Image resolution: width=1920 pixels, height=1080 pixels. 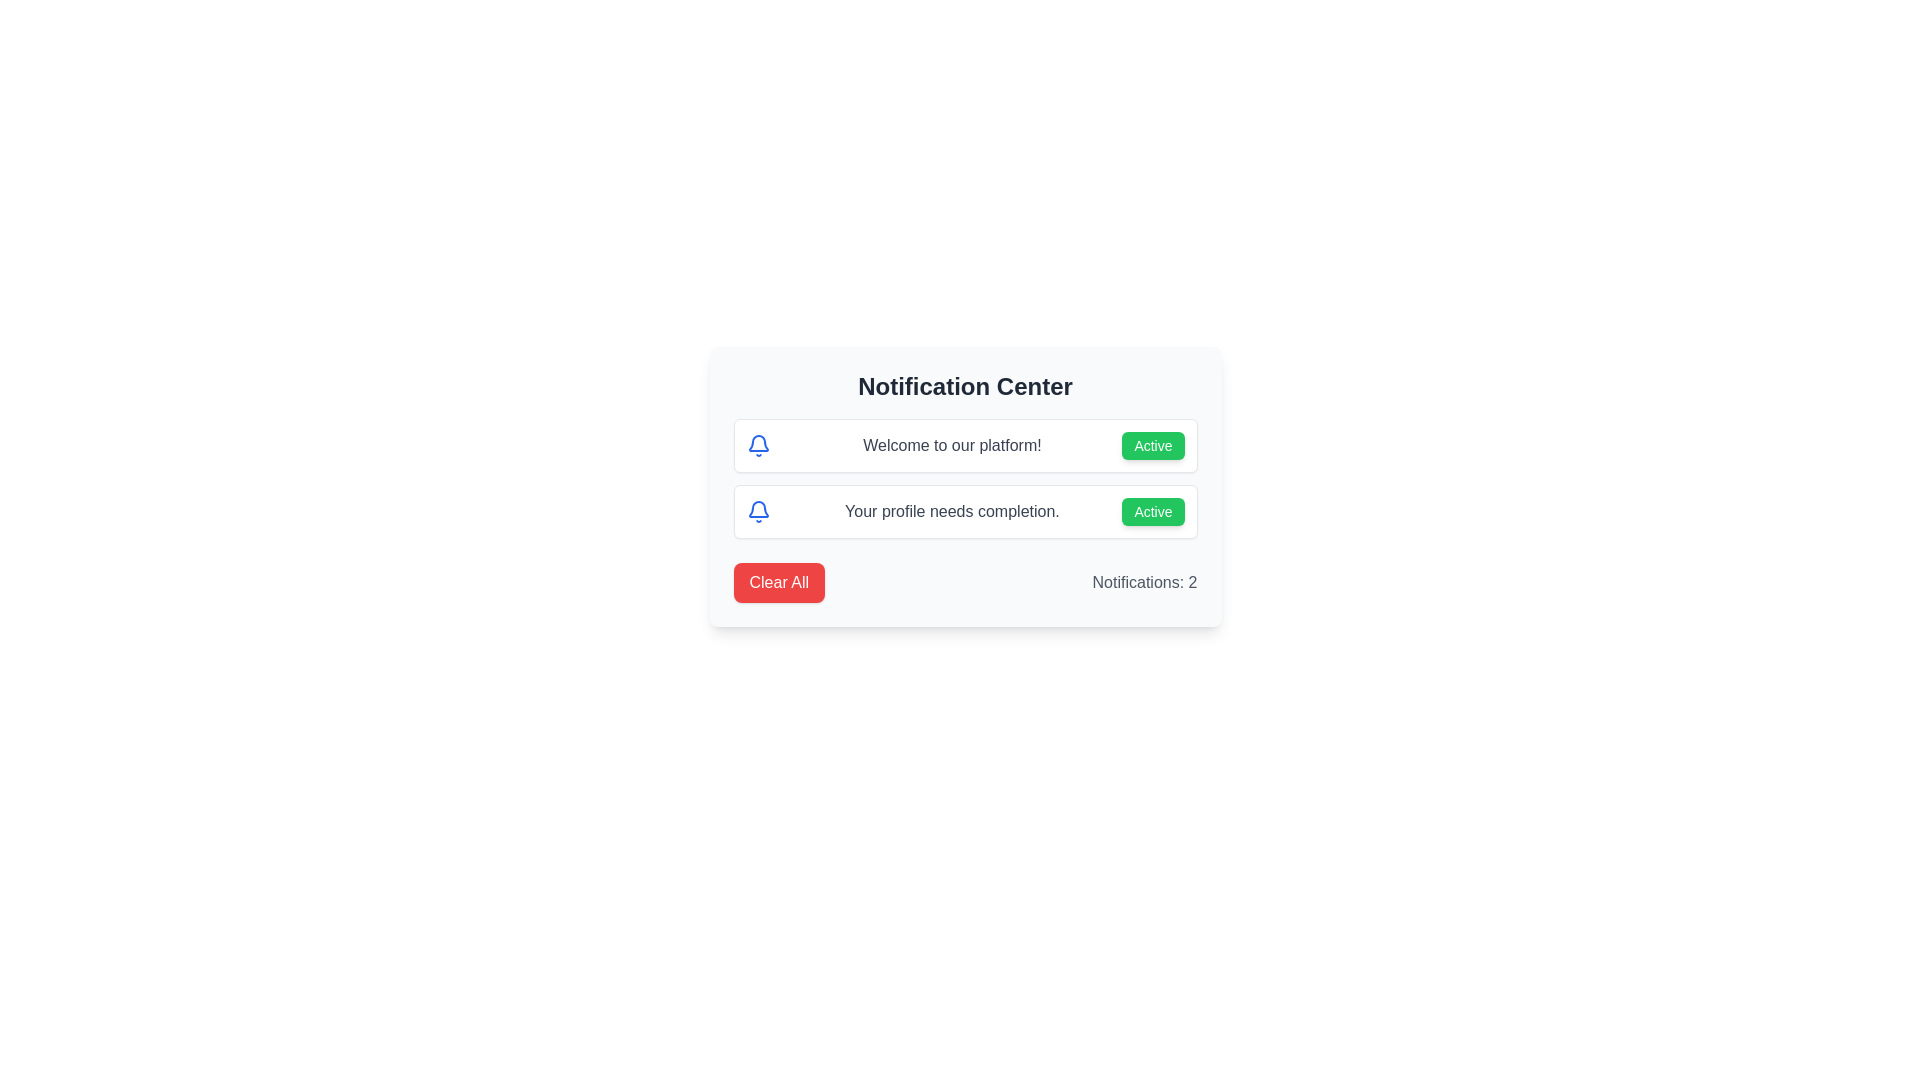 I want to click on the Text label that serves as a greeting or notification message, positioned between the bell icon and the 'Active' button in the notification card's first row, so click(x=951, y=445).